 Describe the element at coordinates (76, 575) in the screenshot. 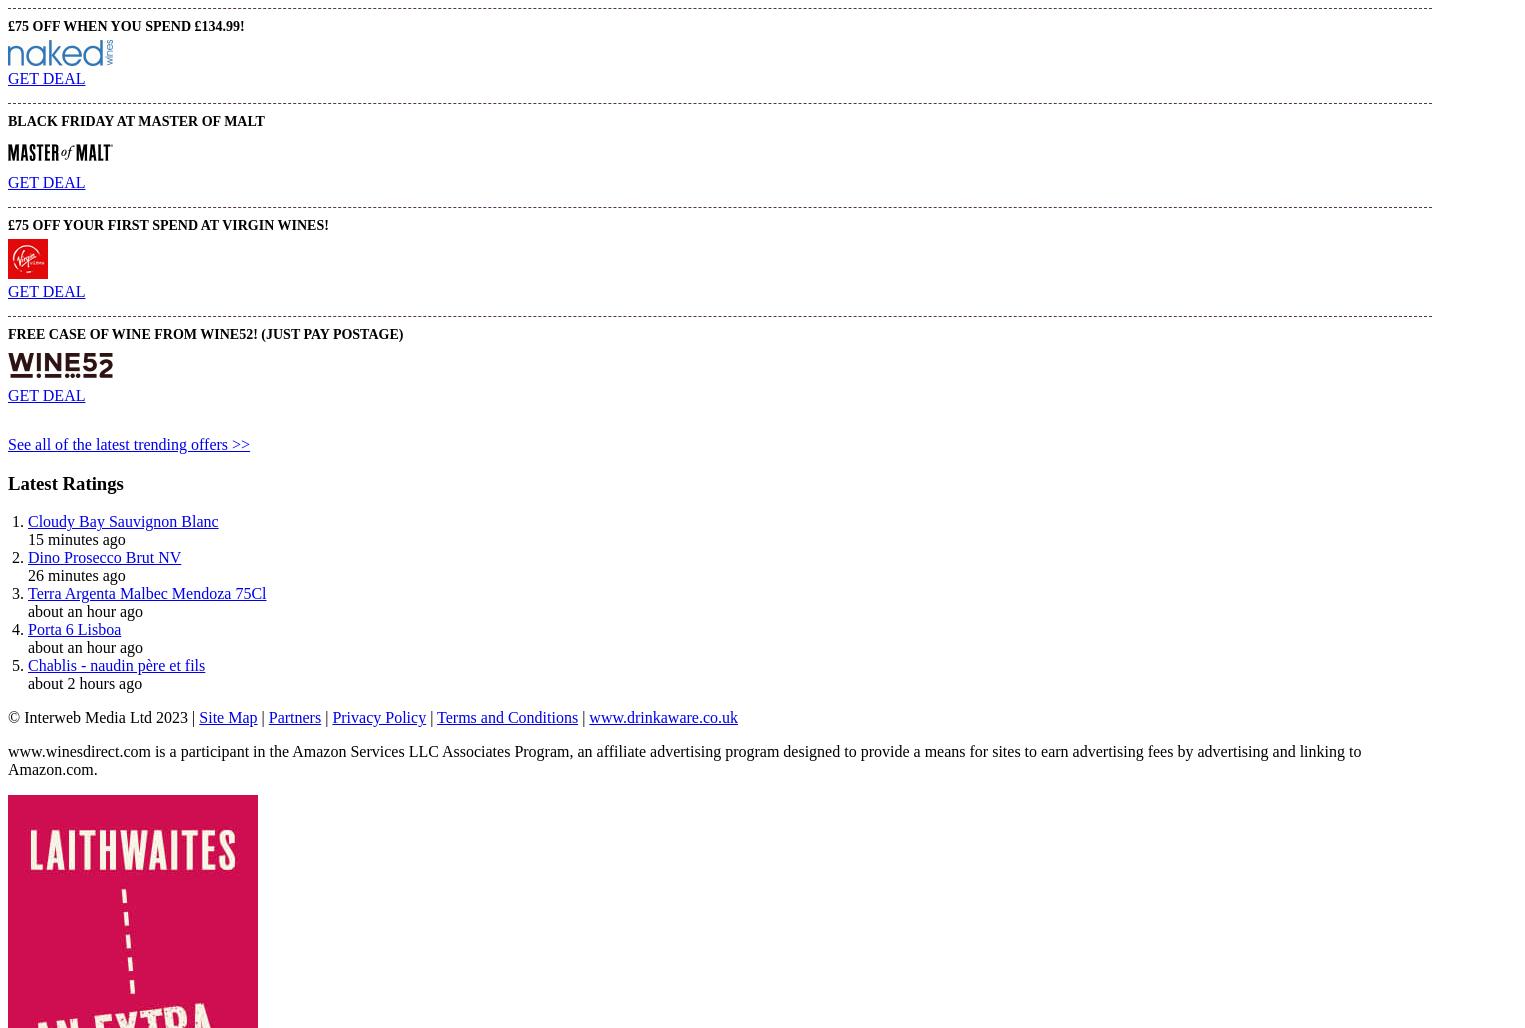

I see `'26 minutes ago'` at that location.